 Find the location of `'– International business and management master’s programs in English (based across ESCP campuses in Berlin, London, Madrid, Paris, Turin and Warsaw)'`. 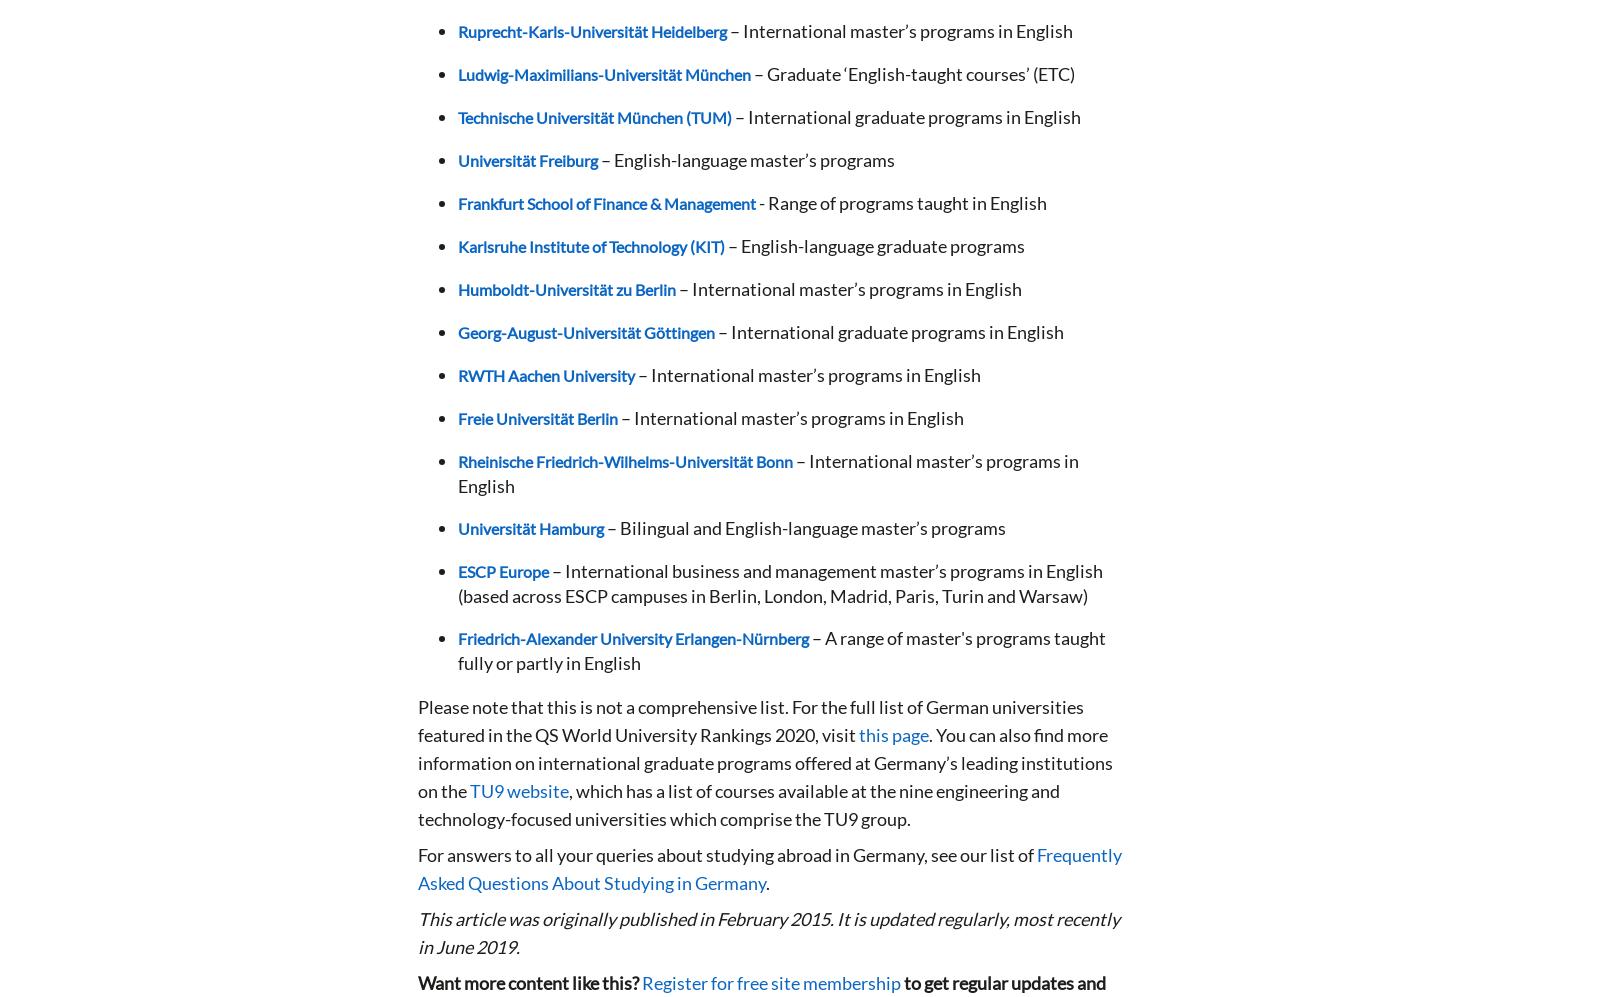

'– International business and management master’s programs in English (based across ESCP campuses in Berlin, London, Madrid, Paris, Turin and Warsaw)' is located at coordinates (780, 583).